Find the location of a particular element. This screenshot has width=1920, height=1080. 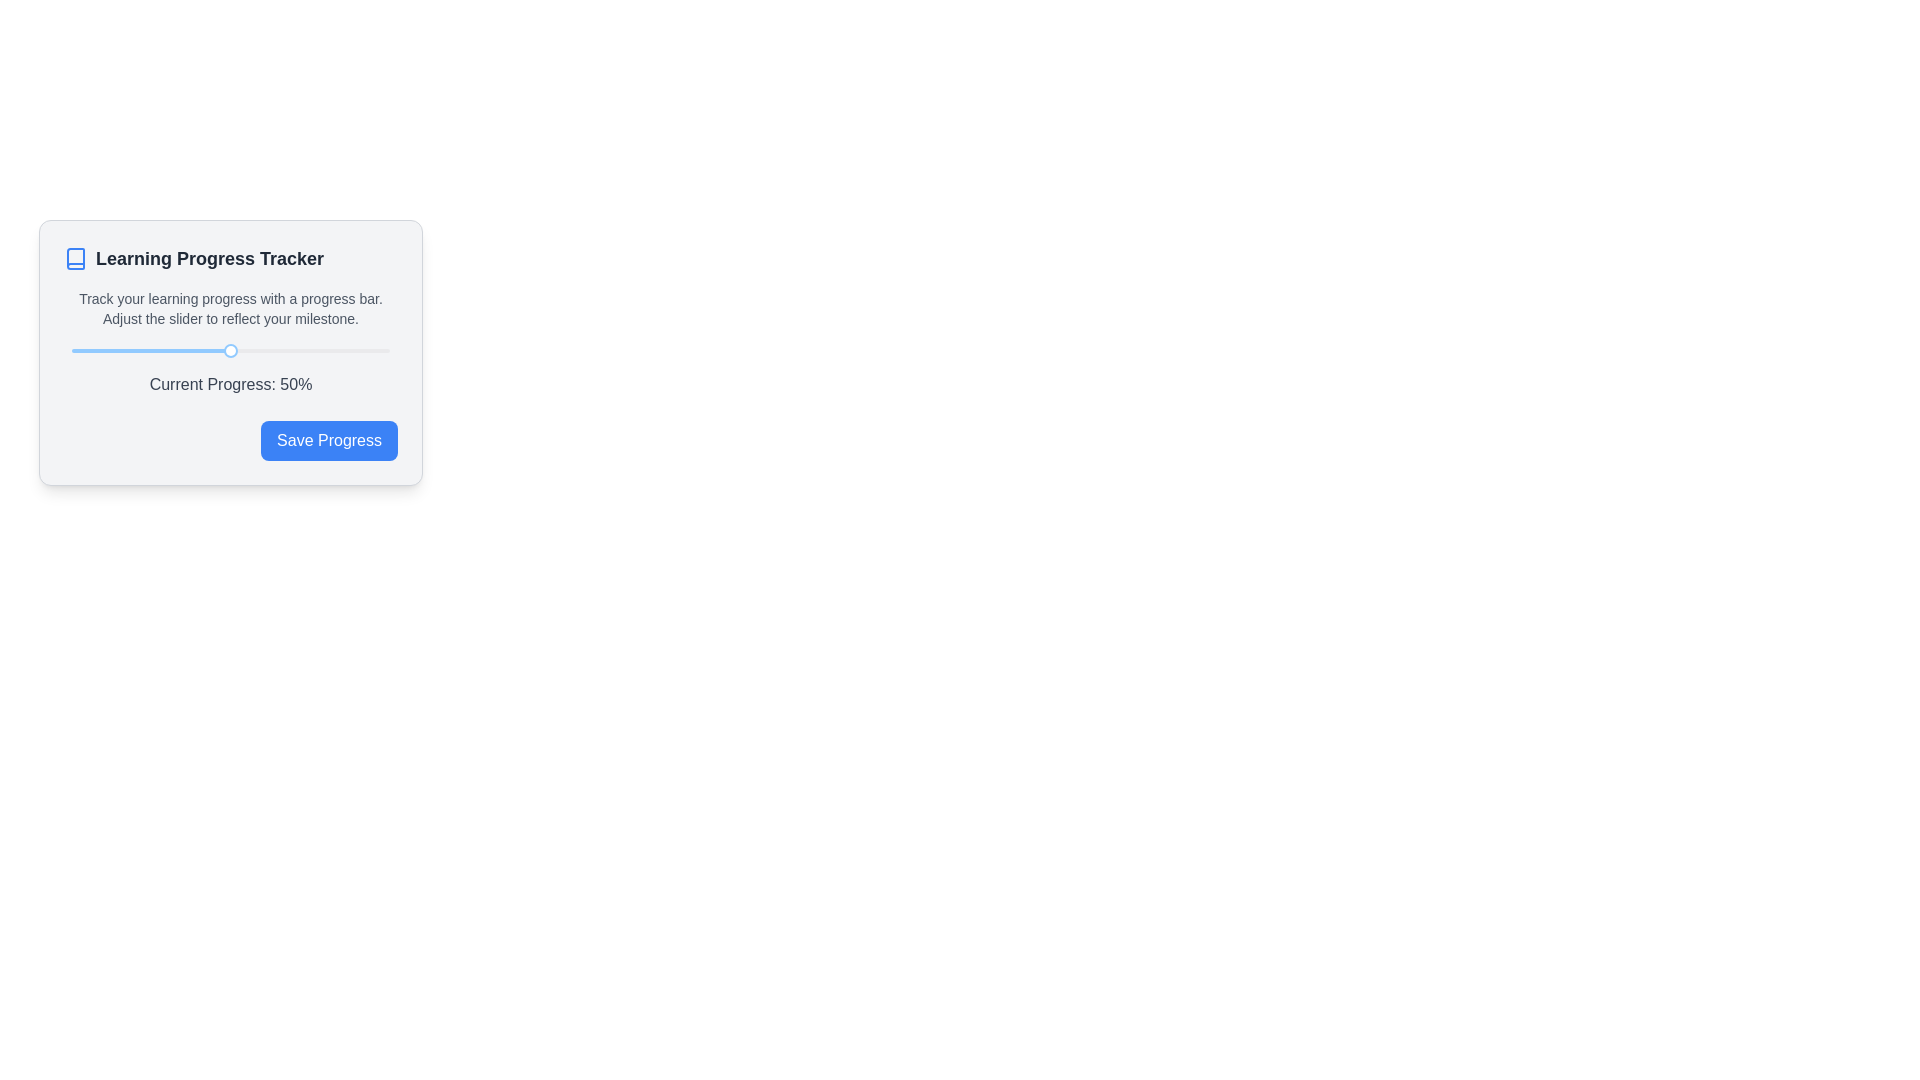

the static text label displaying 'Current Progress: 50%', which is positioned below the slider in the 'Learning Progress Tracker' card is located at coordinates (230, 385).